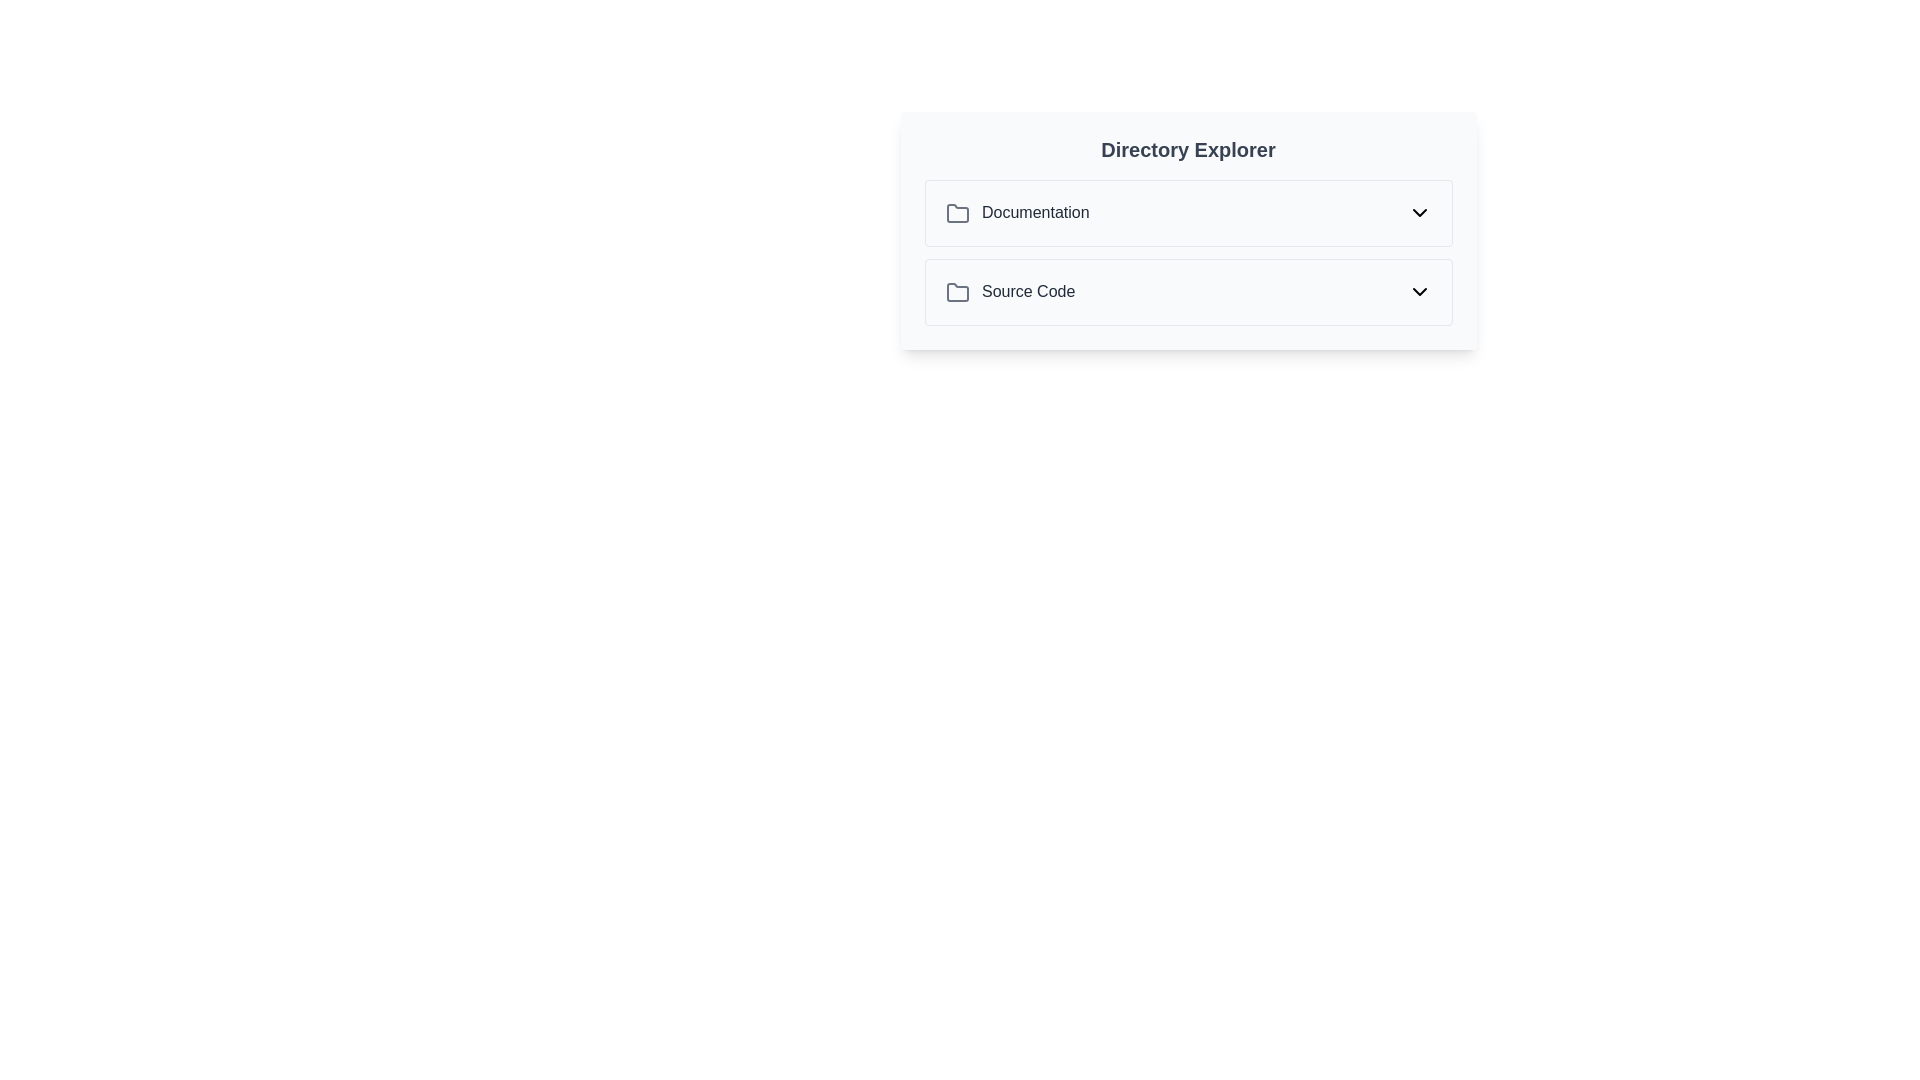 This screenshot has width=1920, height=1080. What do you see at coordinates (956, 292) in the screenshot?
I see `the folder-like icon located to the left of the 'Source Code' text` at bounding box center [956, 292].